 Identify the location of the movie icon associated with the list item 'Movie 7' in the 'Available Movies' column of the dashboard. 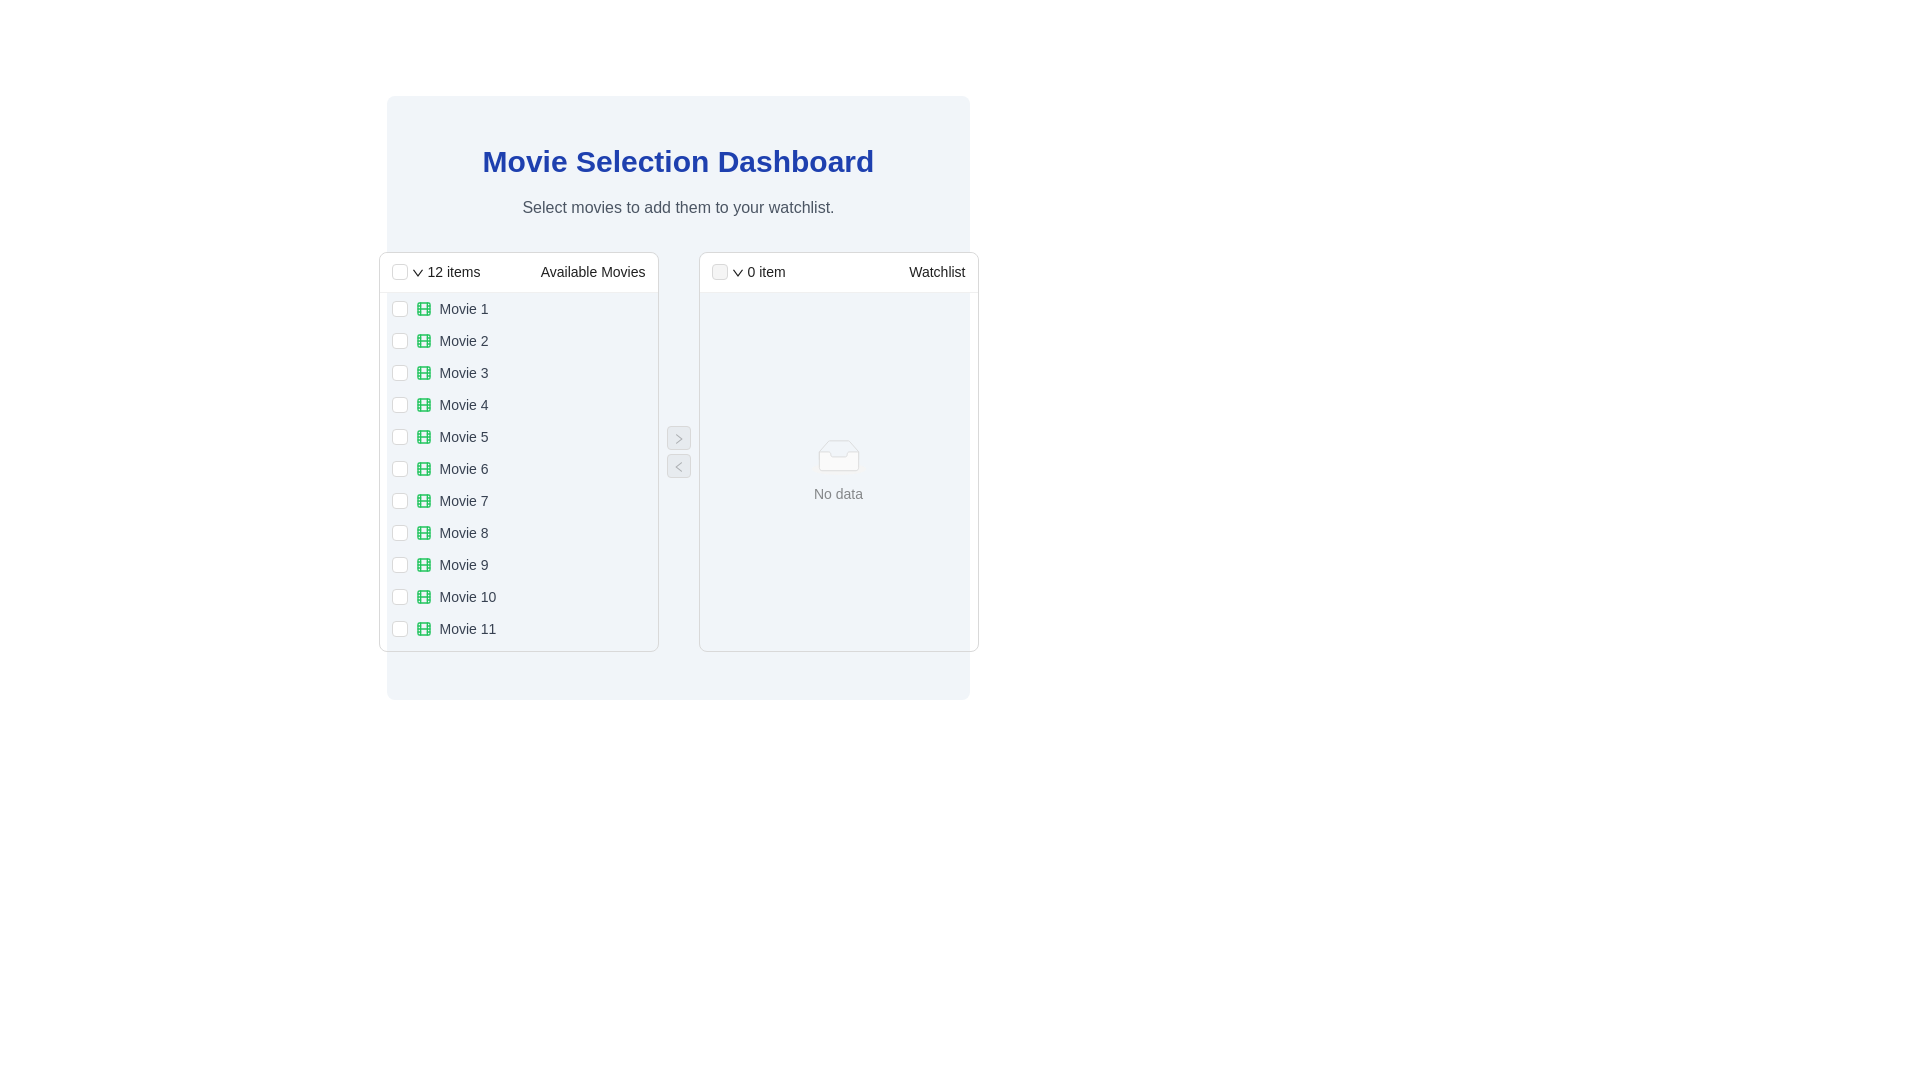
(422, 500).